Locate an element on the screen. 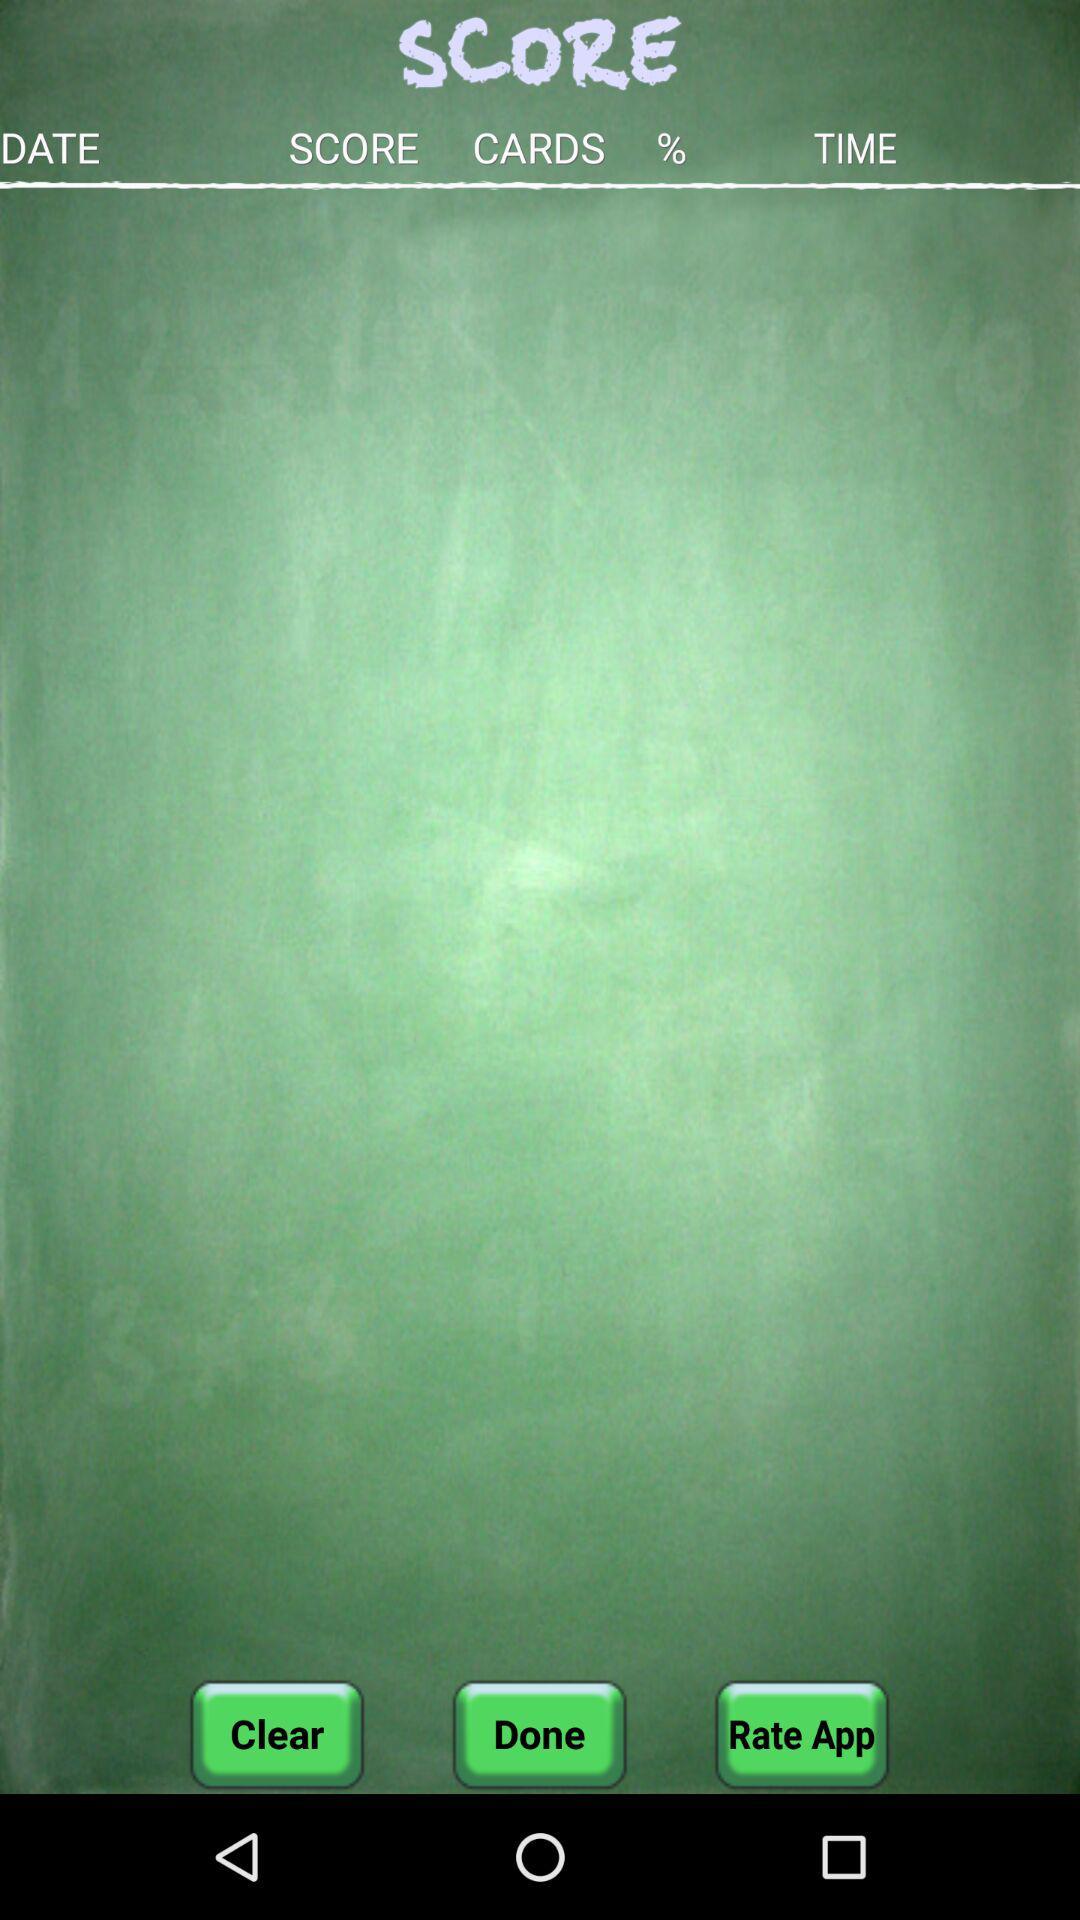 The width and height of the screenshot is (1080, 1920). item next to clear is located at coordinates (538, 1733).